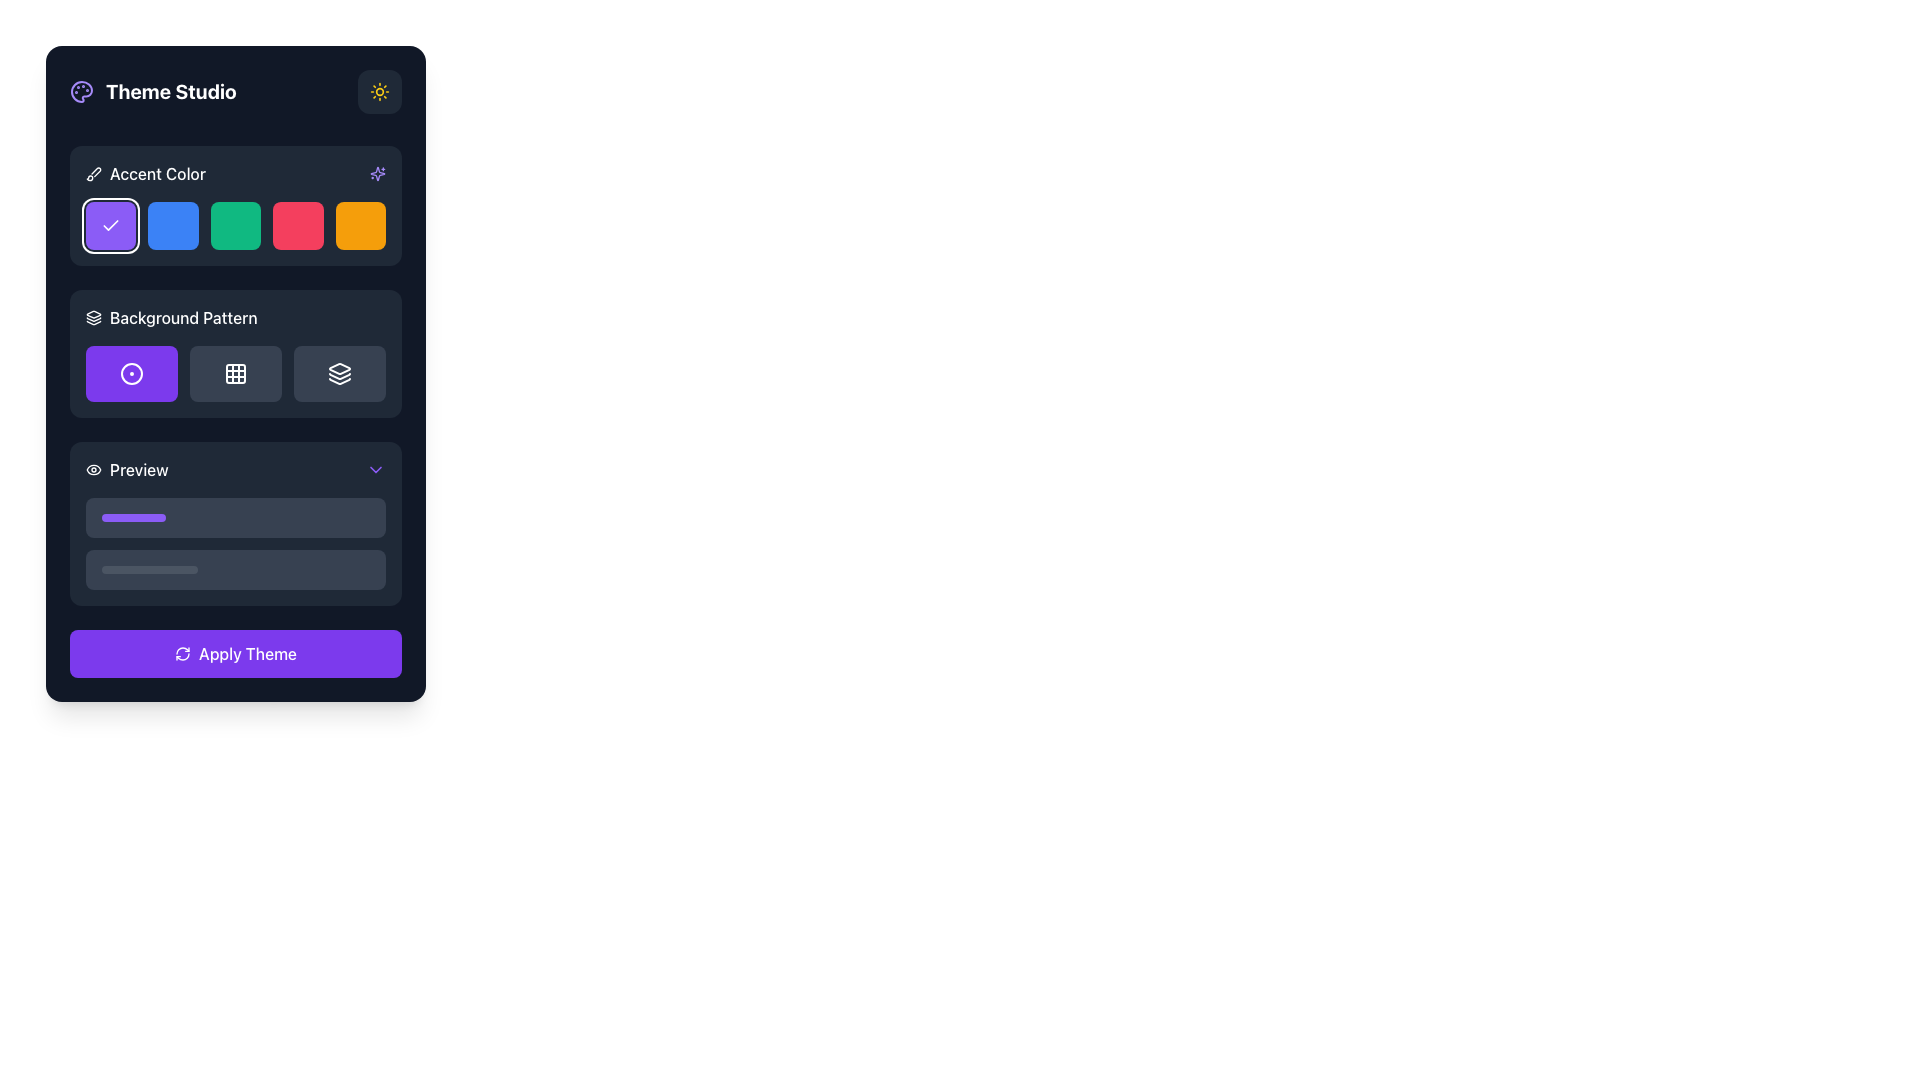 This screenshot has height=1080, width=1920. What do you see at coordinates (152, 92) in the screenshot?
I see `the static text element labeled 'Theme Studio', which is located near the top-left of the header bar, to the left of the sun icon` at bounding box center [152, 92].